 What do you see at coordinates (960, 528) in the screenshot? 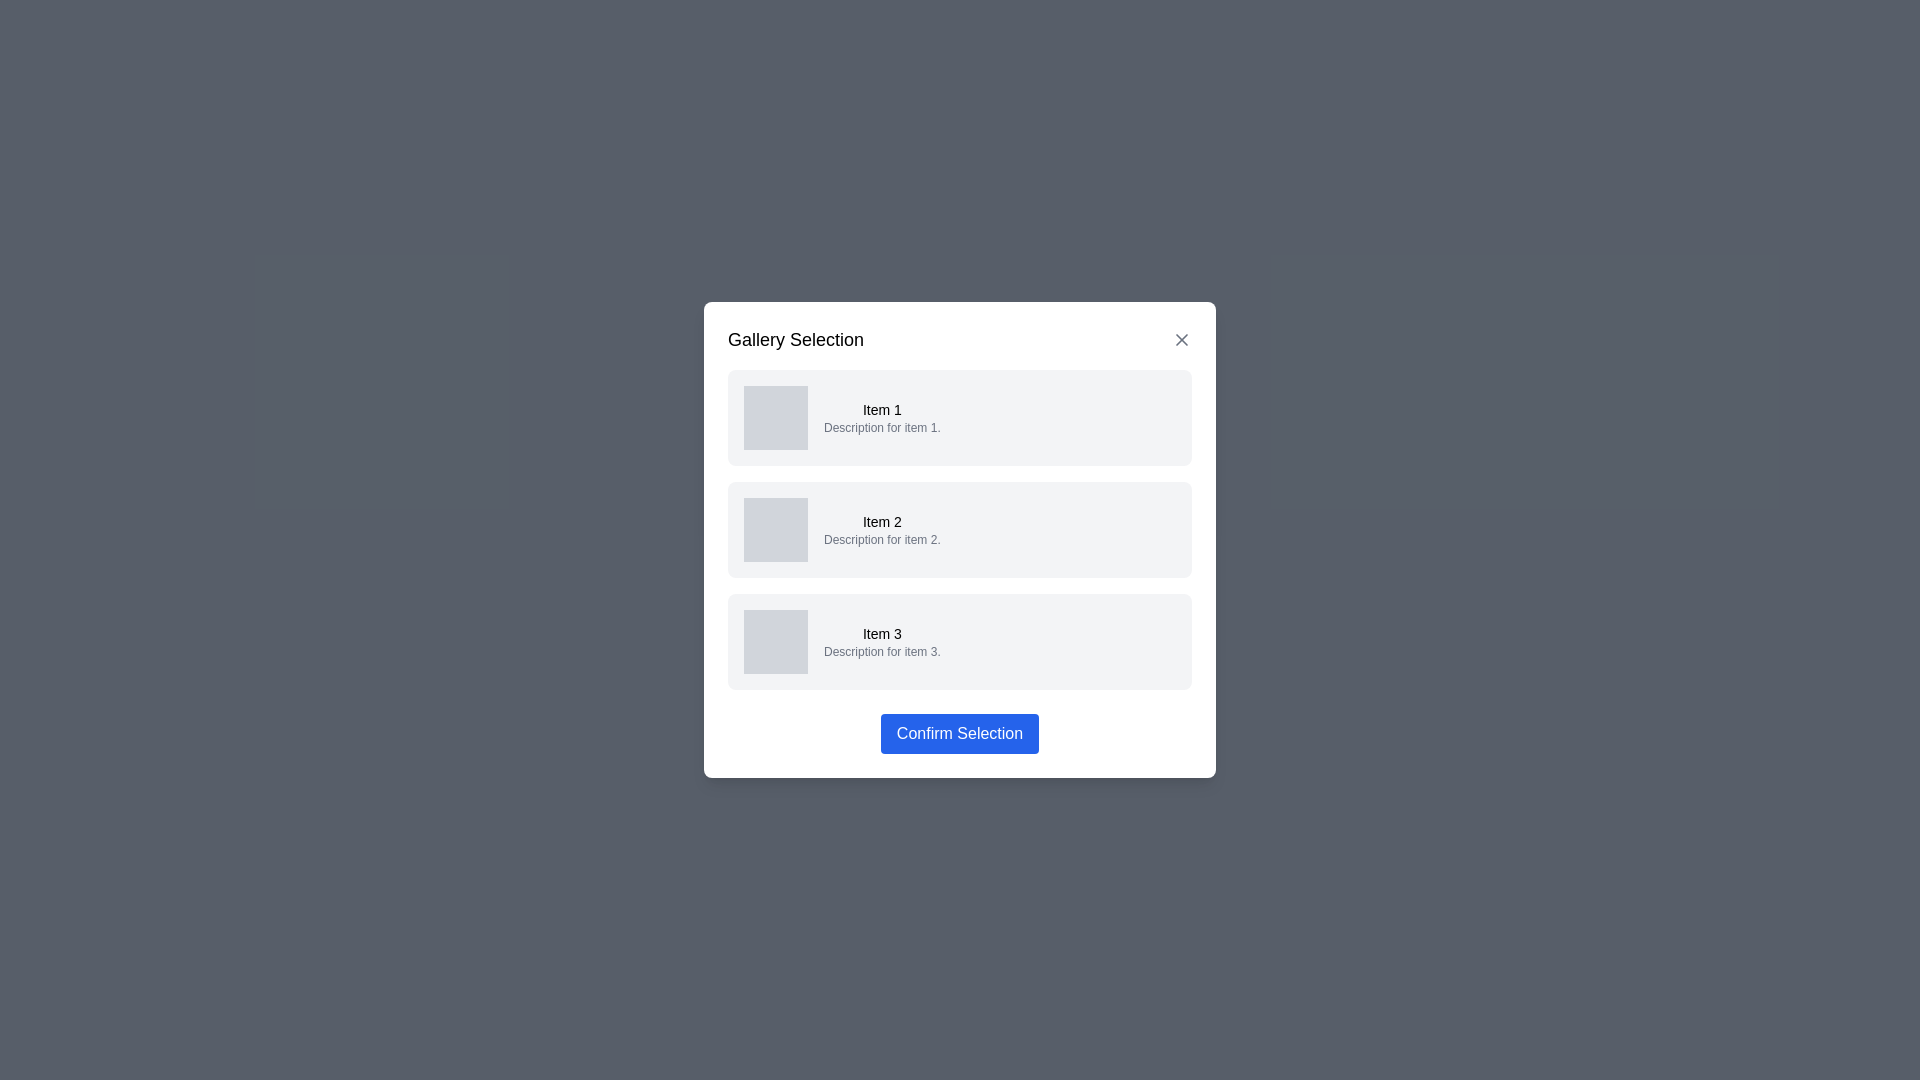
I see `the second item in the vertically stacked list in the 'Gallery Selection' modal` at bounding box center [960, 528].